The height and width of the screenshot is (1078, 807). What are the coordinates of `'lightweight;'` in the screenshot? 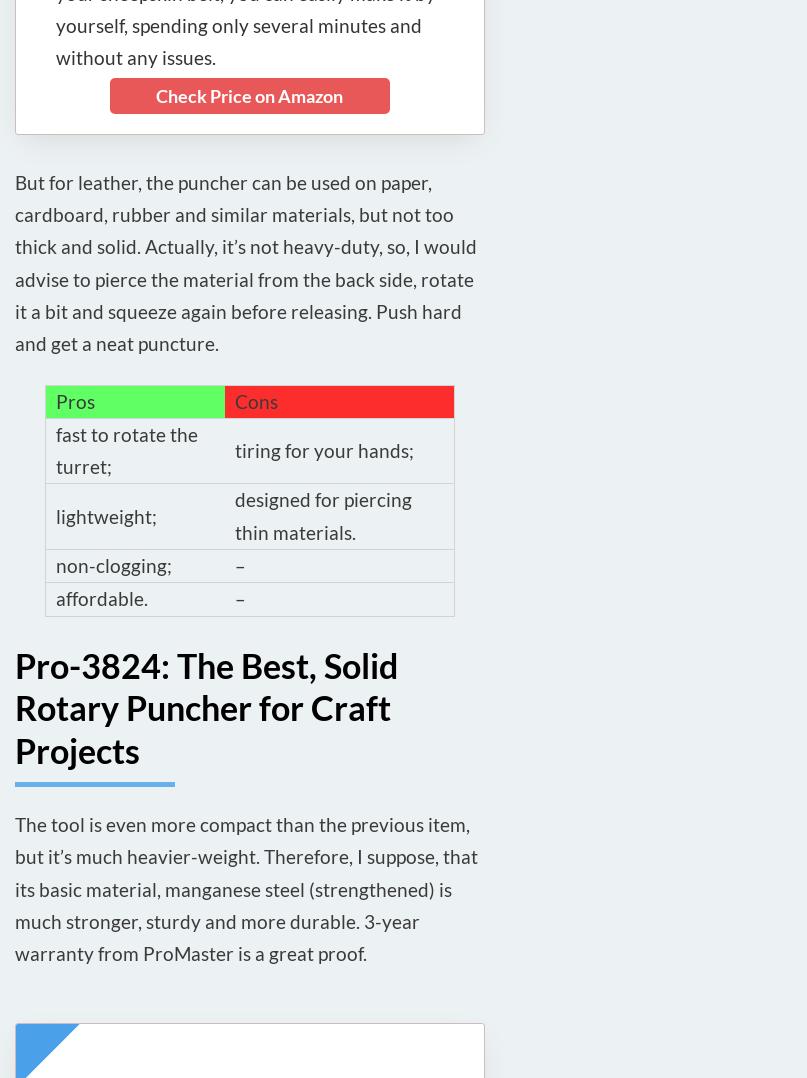 It's located at (105, 515).